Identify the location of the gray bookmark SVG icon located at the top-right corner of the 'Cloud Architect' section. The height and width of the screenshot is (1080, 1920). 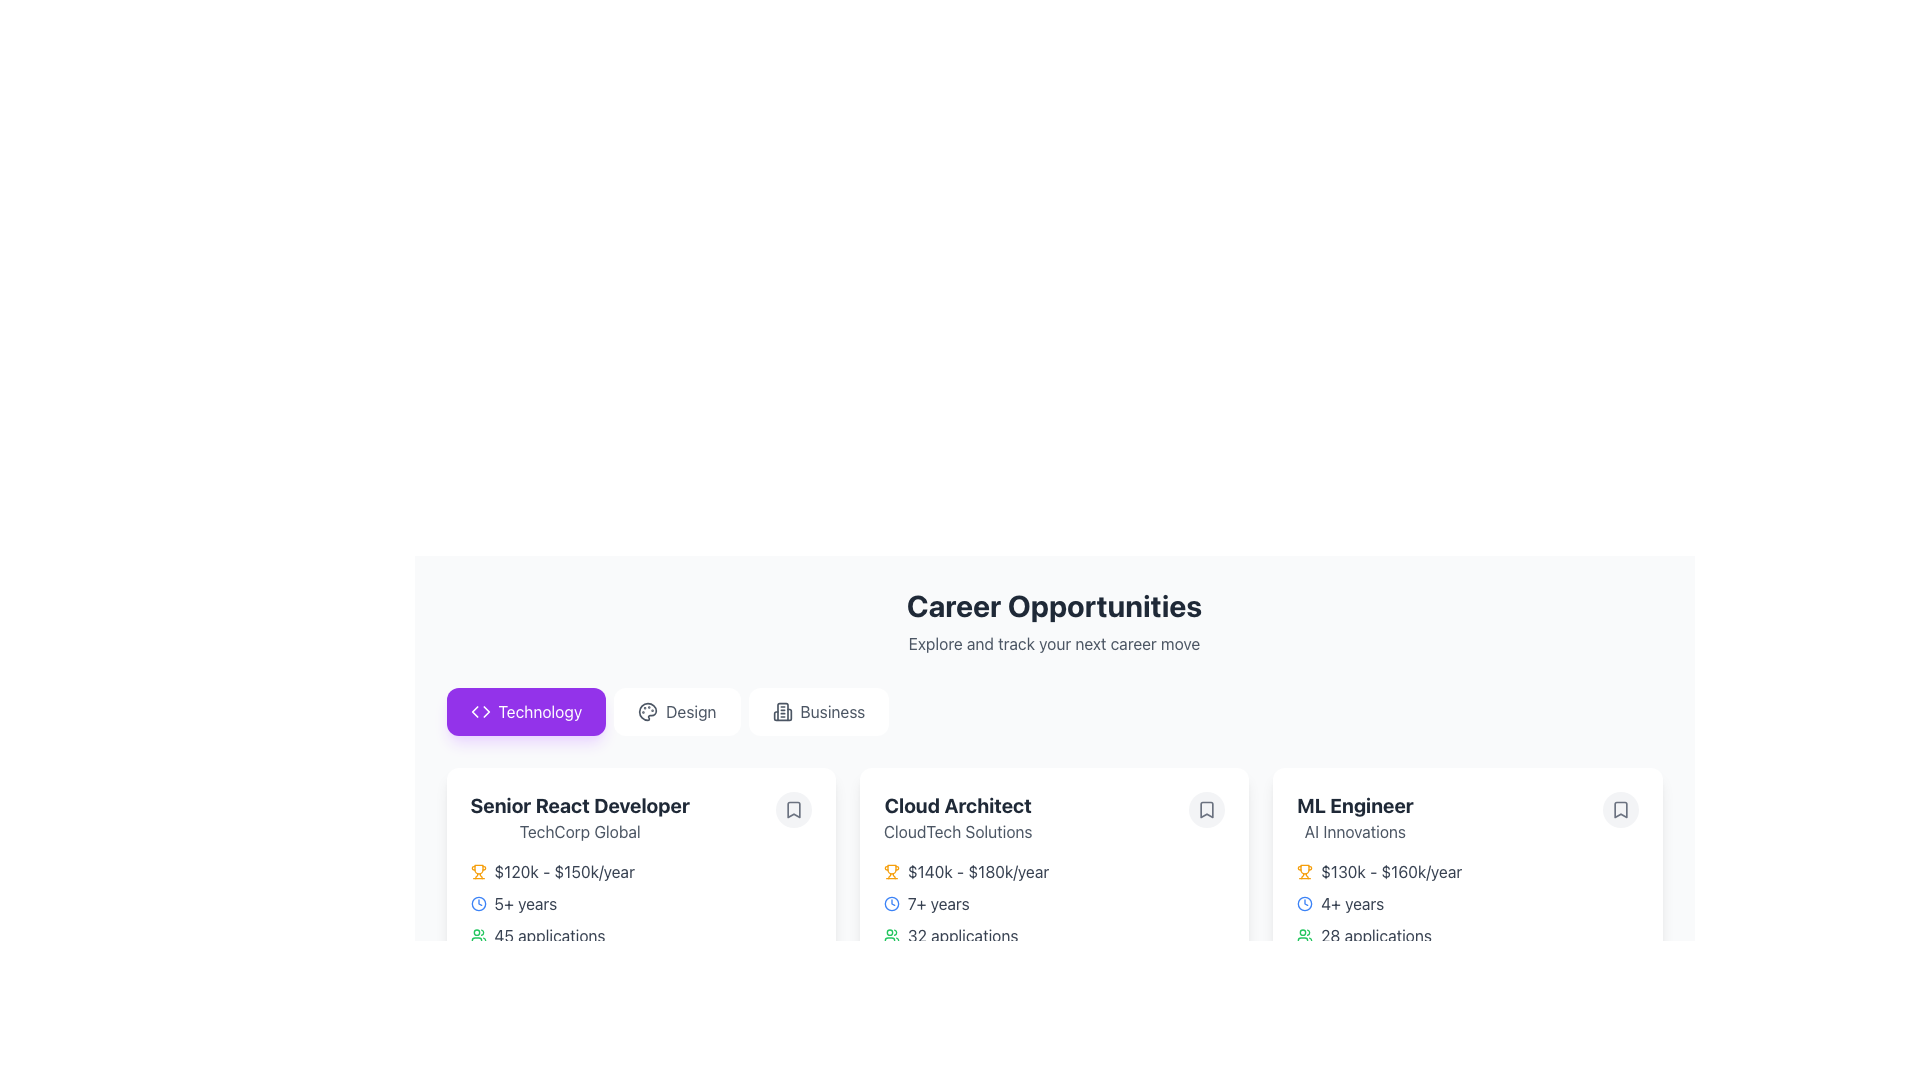
(1206, 810).